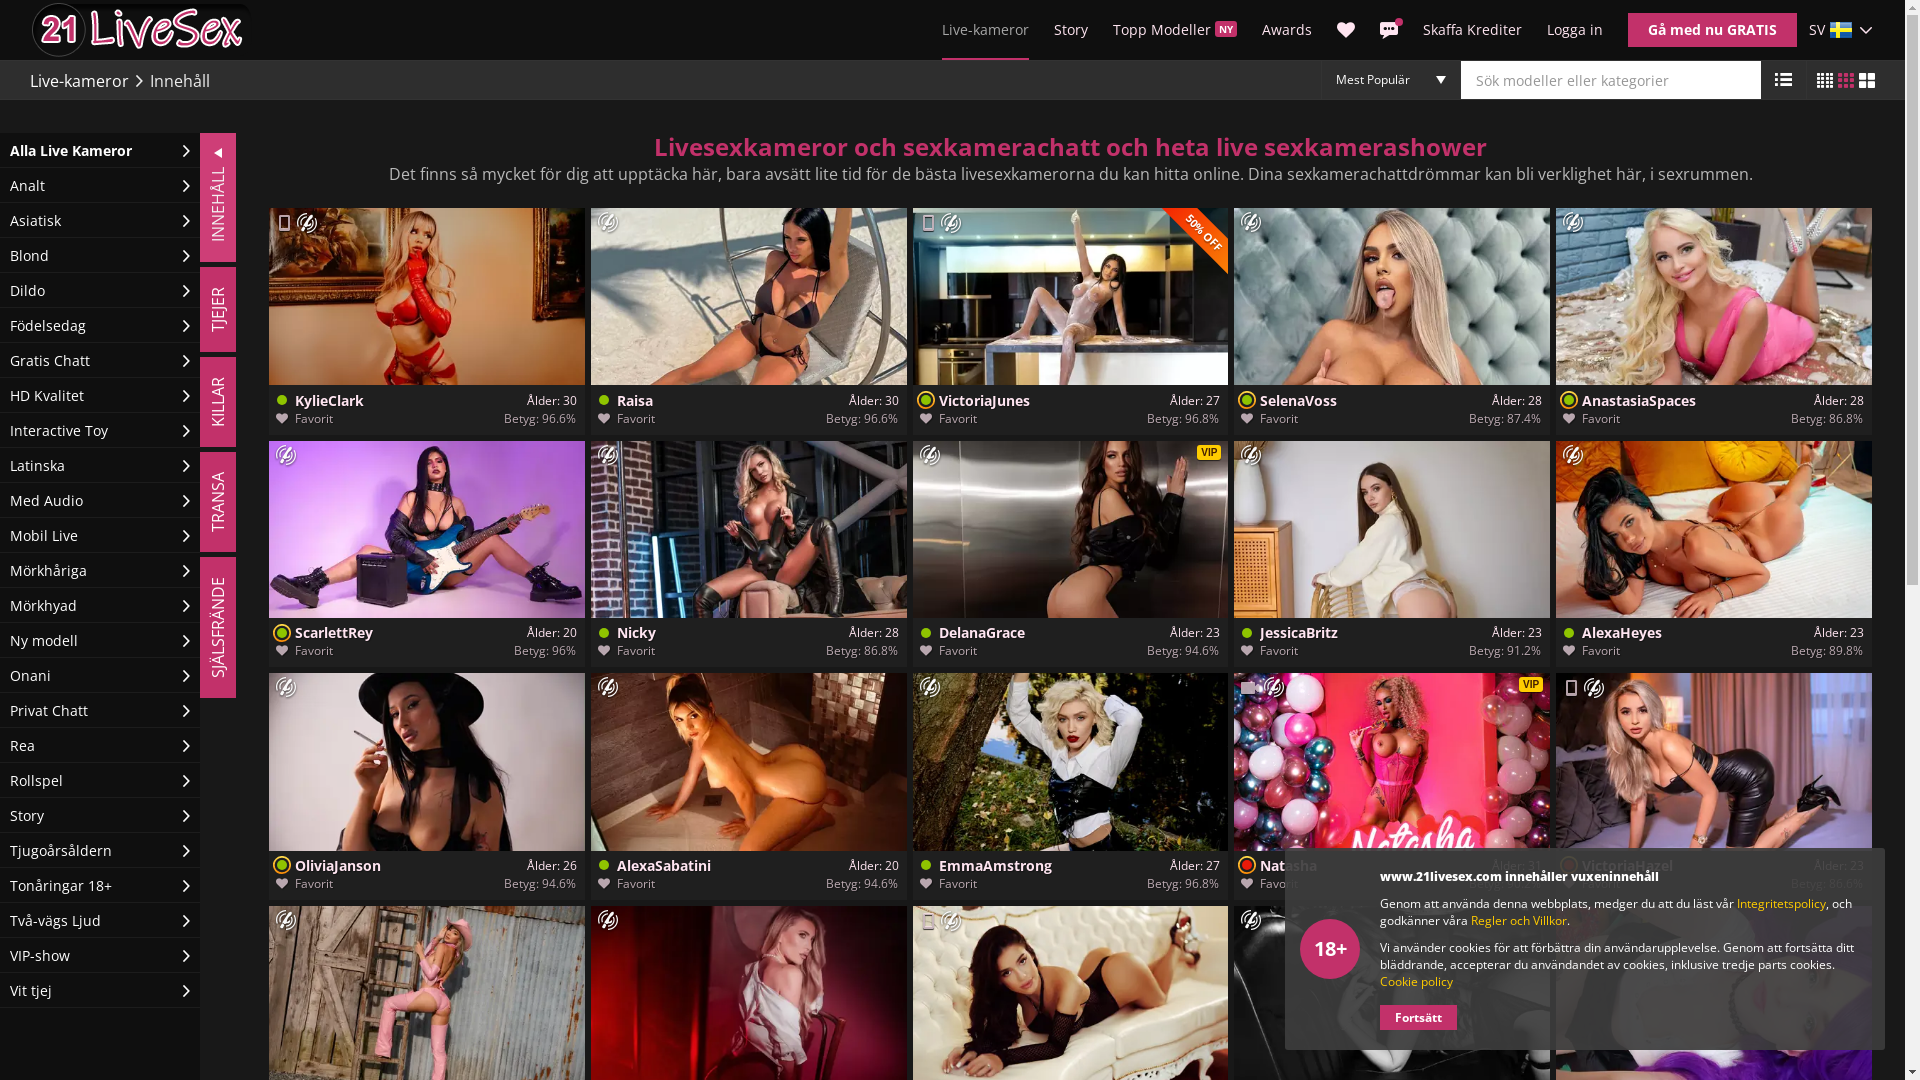 This screenshot has width=1920, height=1080. What do you see at coordinates (241, 285) in the screenshot?
I see `'TJEJER'` at bounding box center [241, 285].